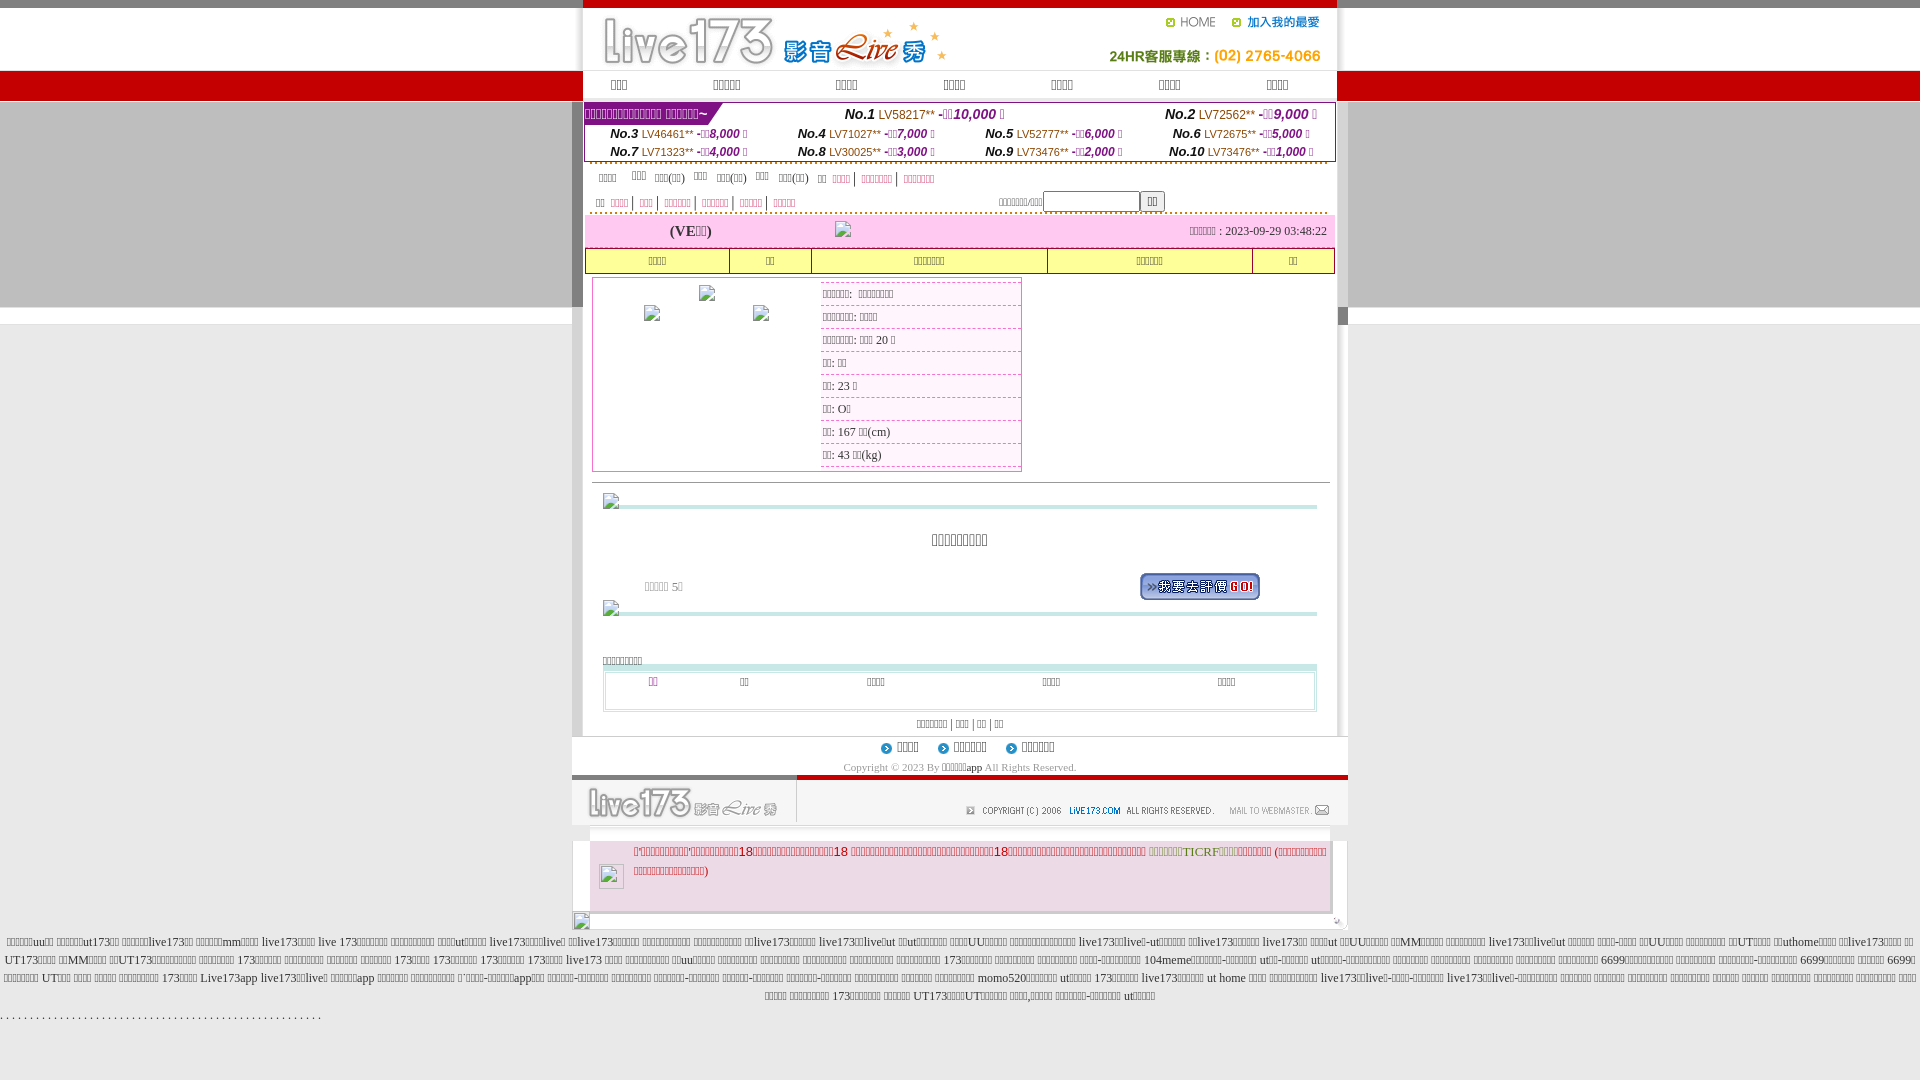 This screenshot has height=1080, width=1920. I want to click on '.', so click(61, 1014).